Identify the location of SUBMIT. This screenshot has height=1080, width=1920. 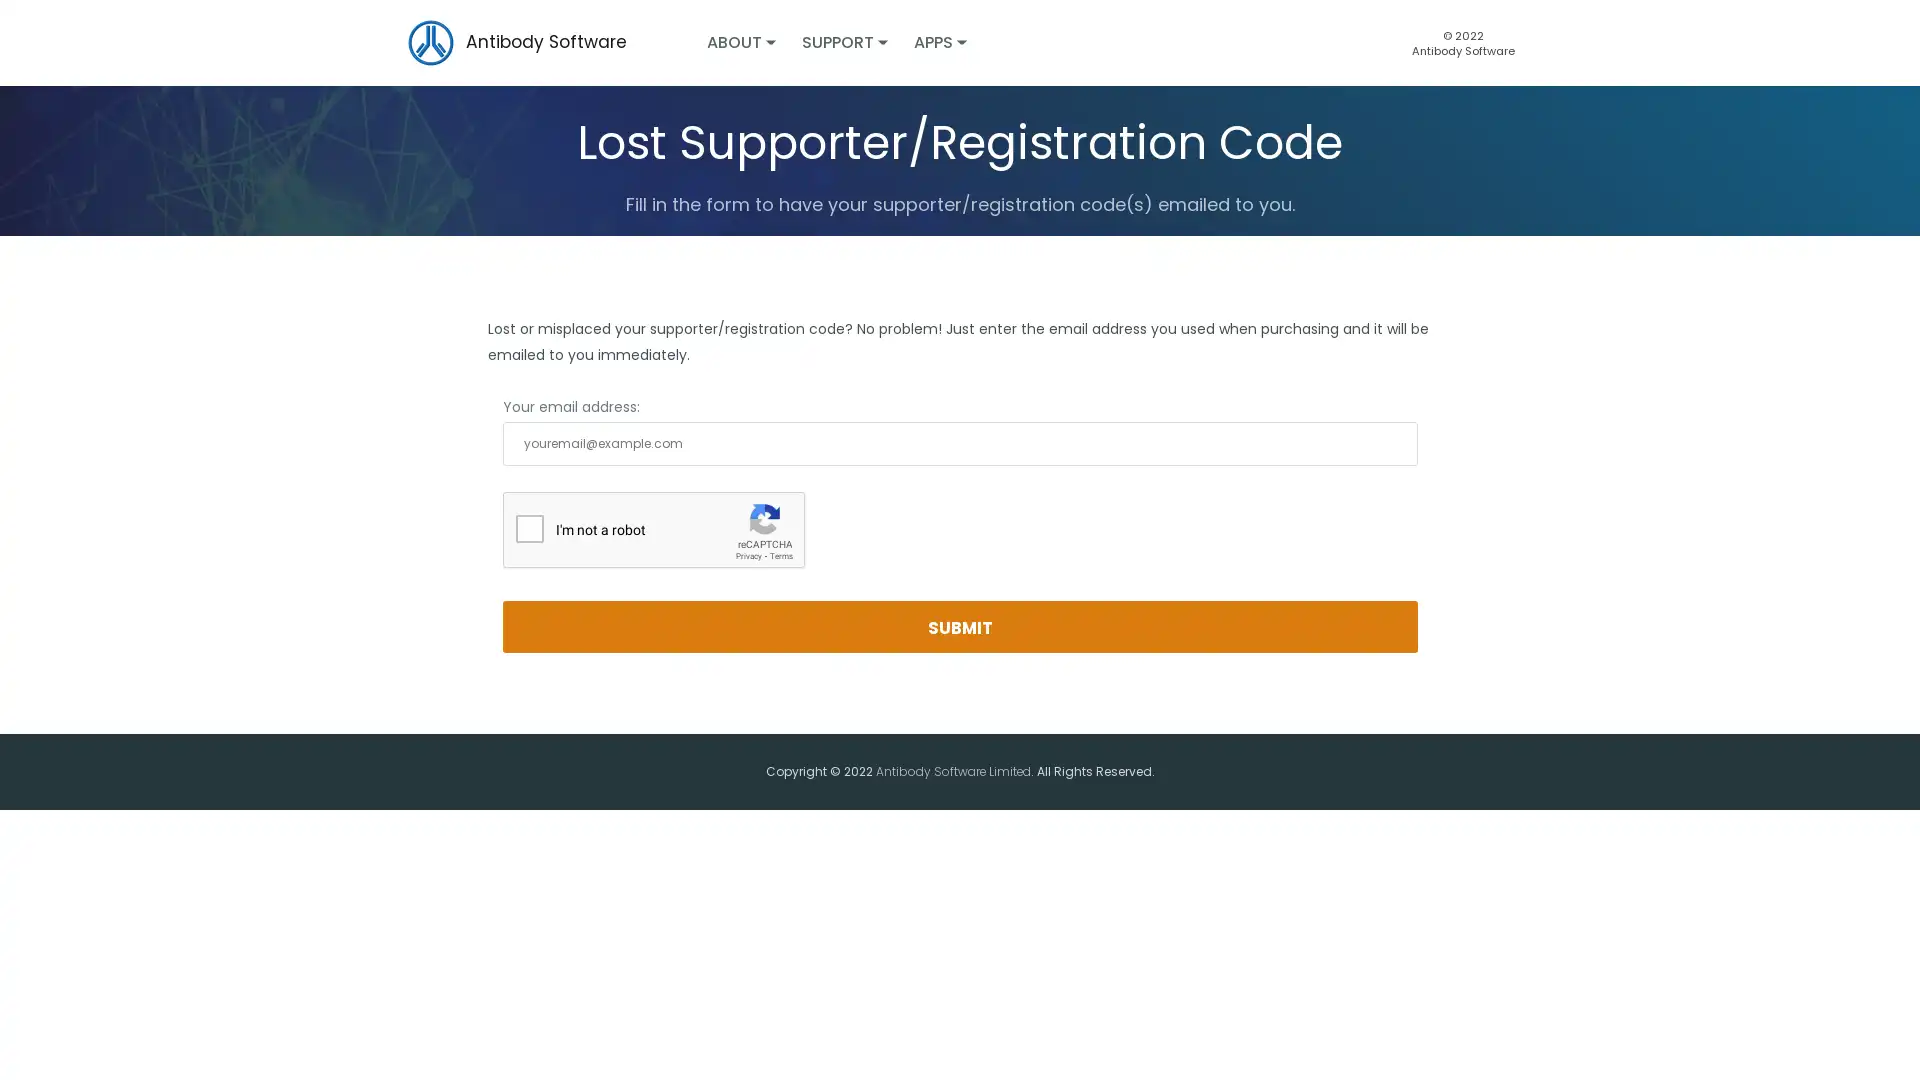
(958, 626).